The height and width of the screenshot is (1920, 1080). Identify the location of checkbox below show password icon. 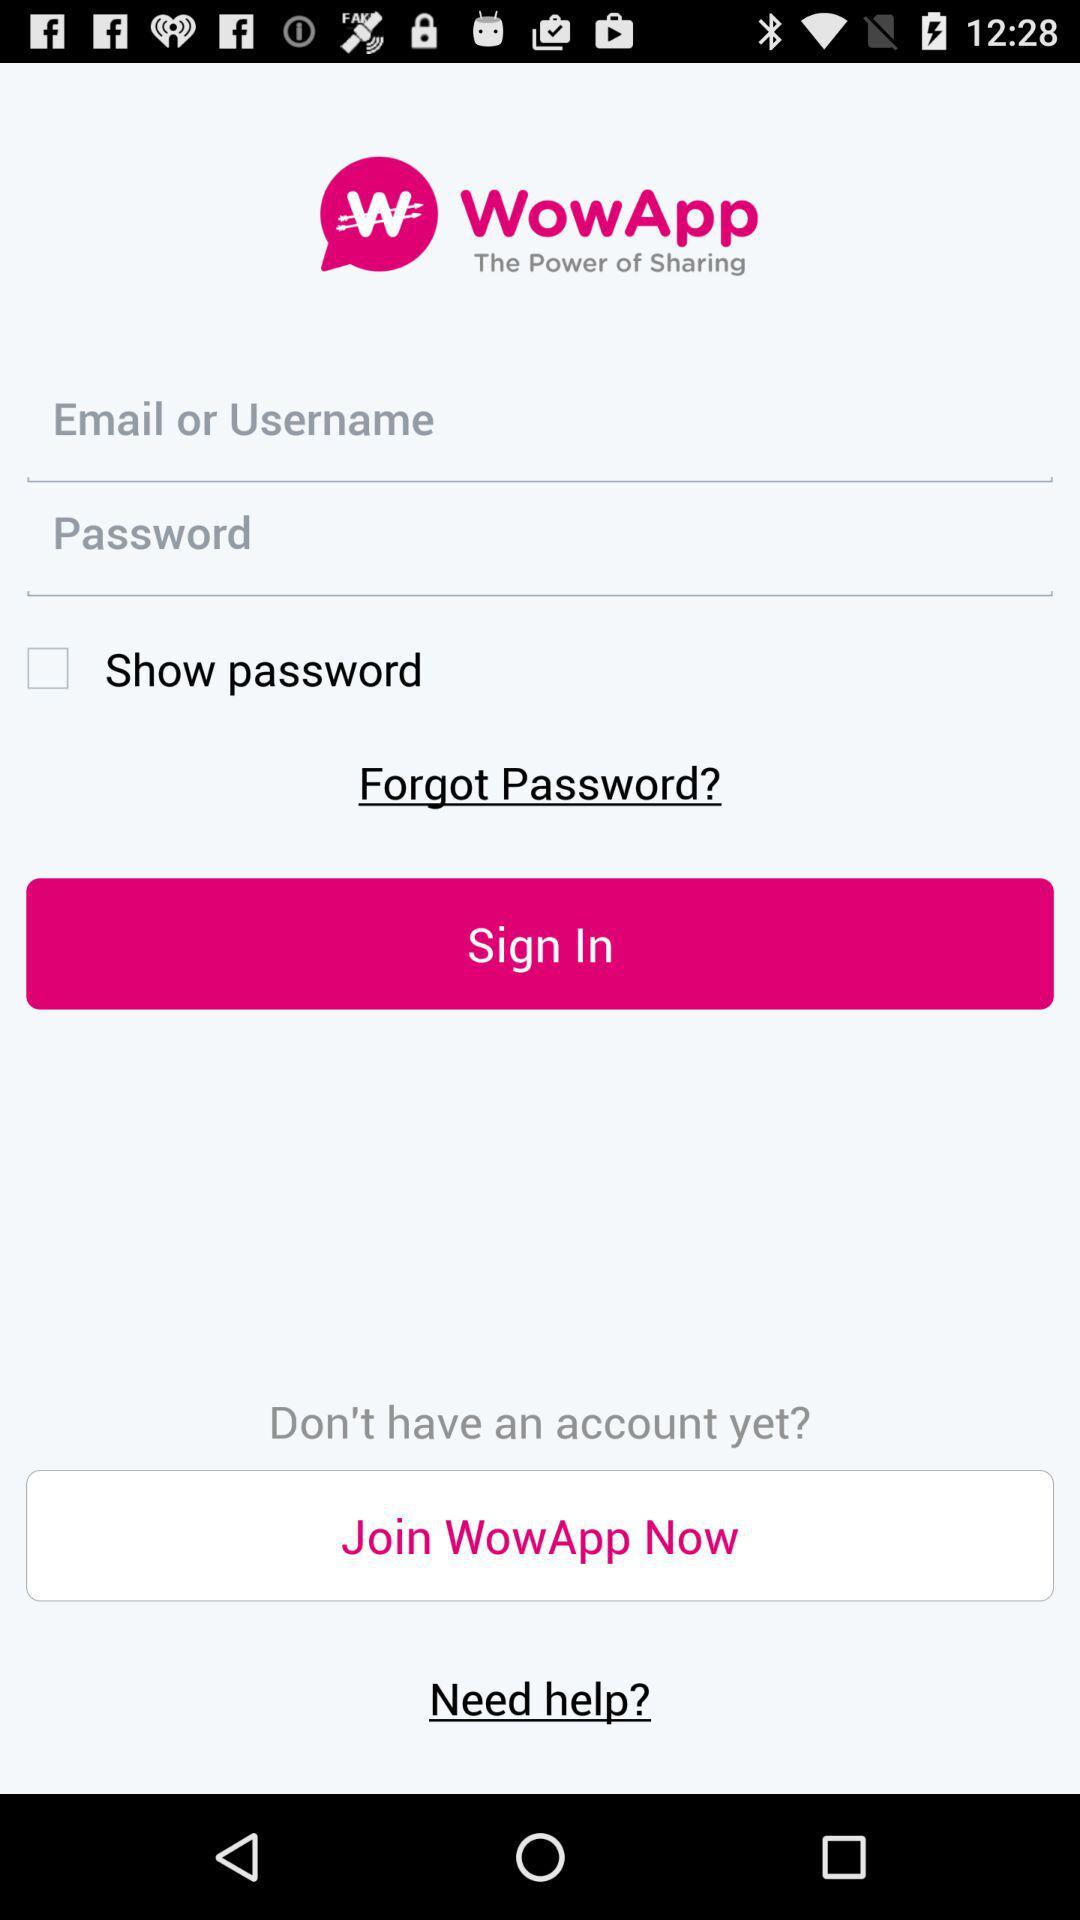
(540, 780).